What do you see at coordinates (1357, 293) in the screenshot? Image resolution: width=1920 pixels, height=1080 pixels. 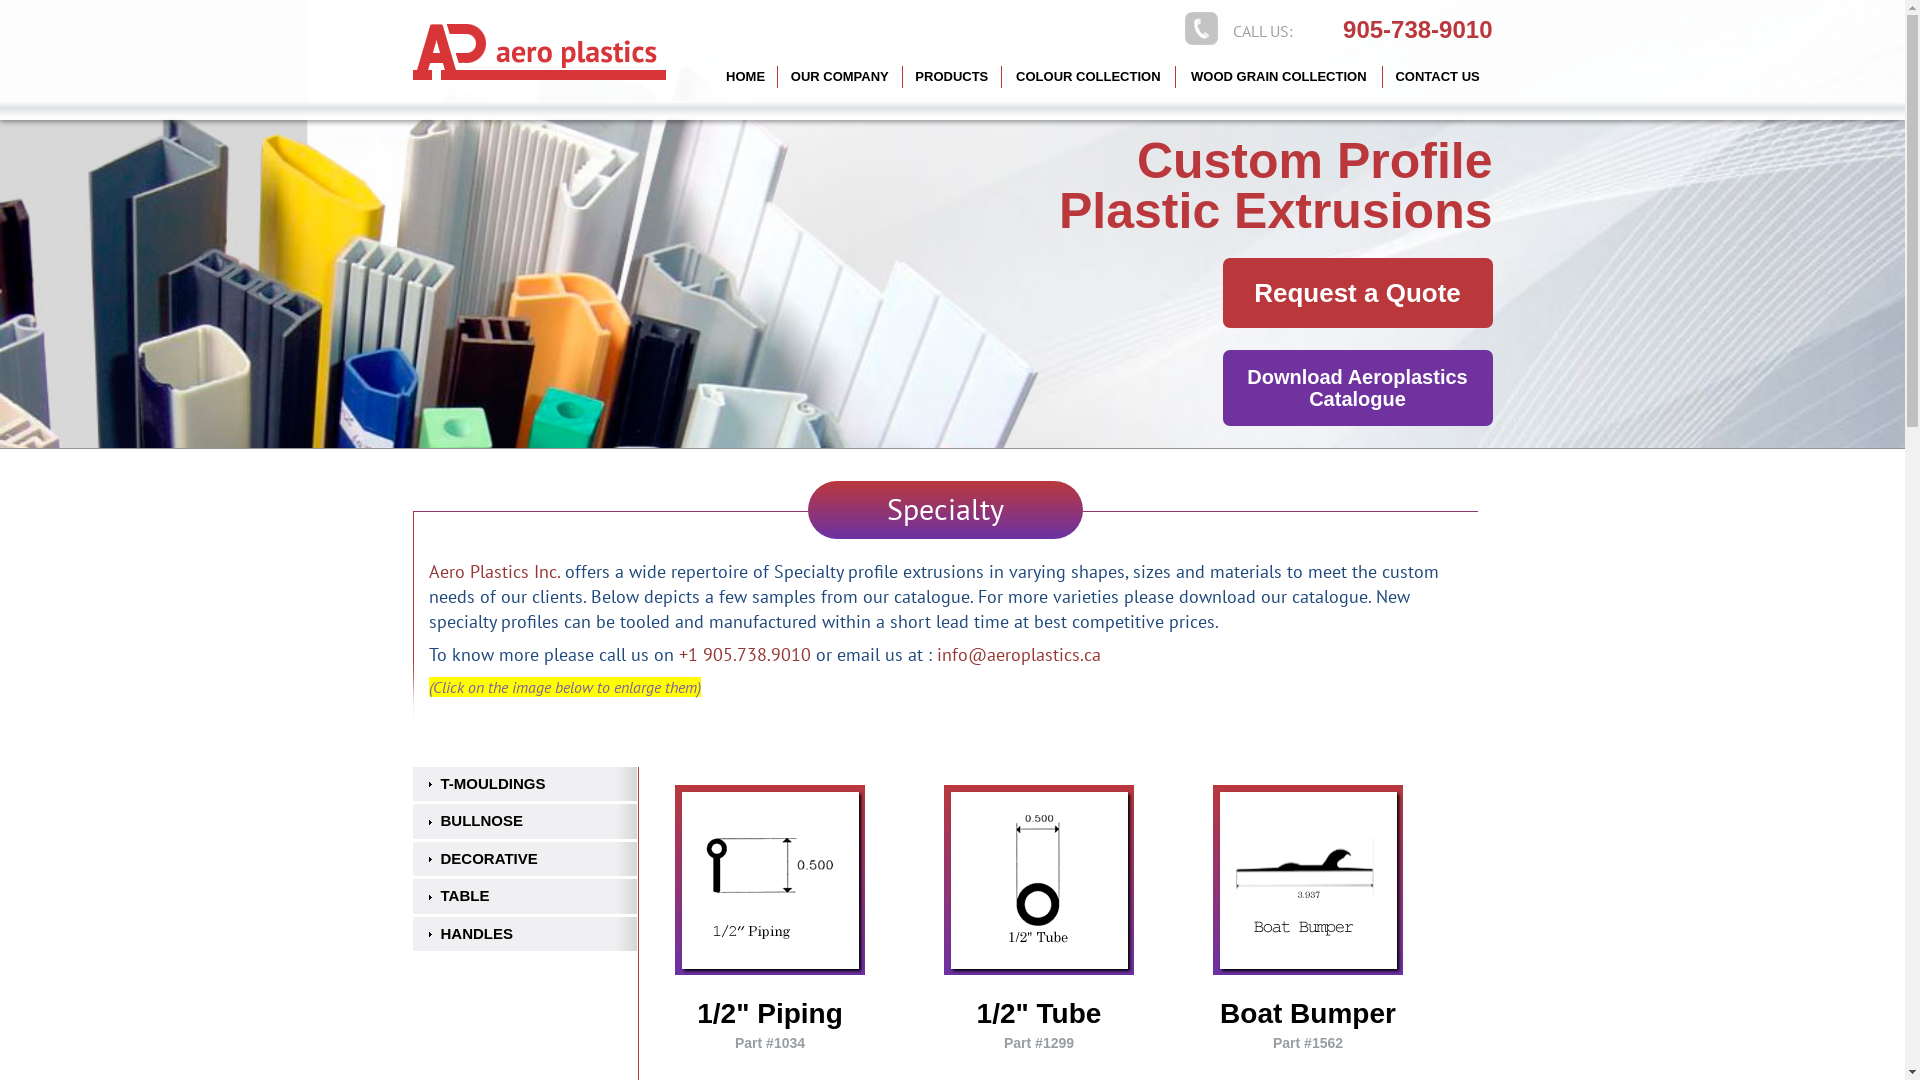 I see `'Request a Quote'` at bounding box center [1357, 293].